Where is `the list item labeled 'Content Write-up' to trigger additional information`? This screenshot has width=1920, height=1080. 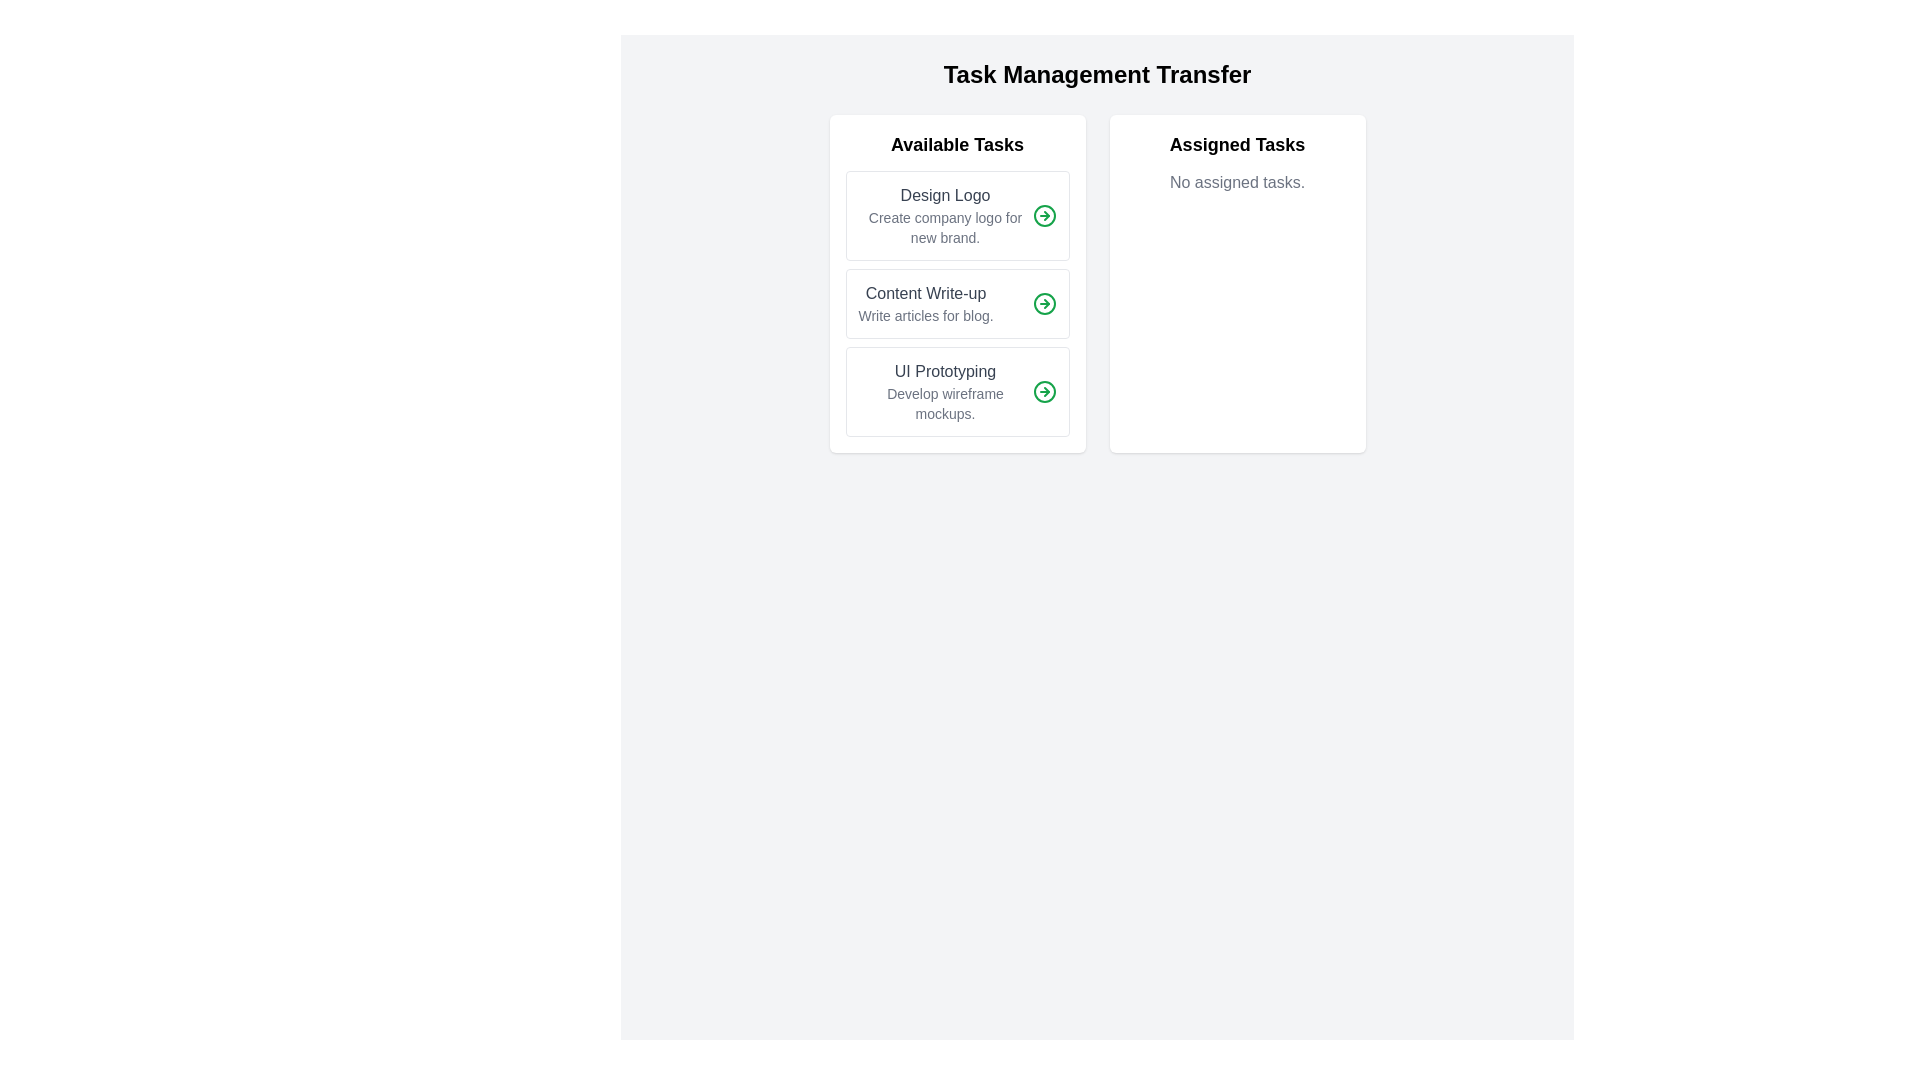 the list item labeled 'Content Write-up' to trigger additional information is located at coordinates (956, 304).